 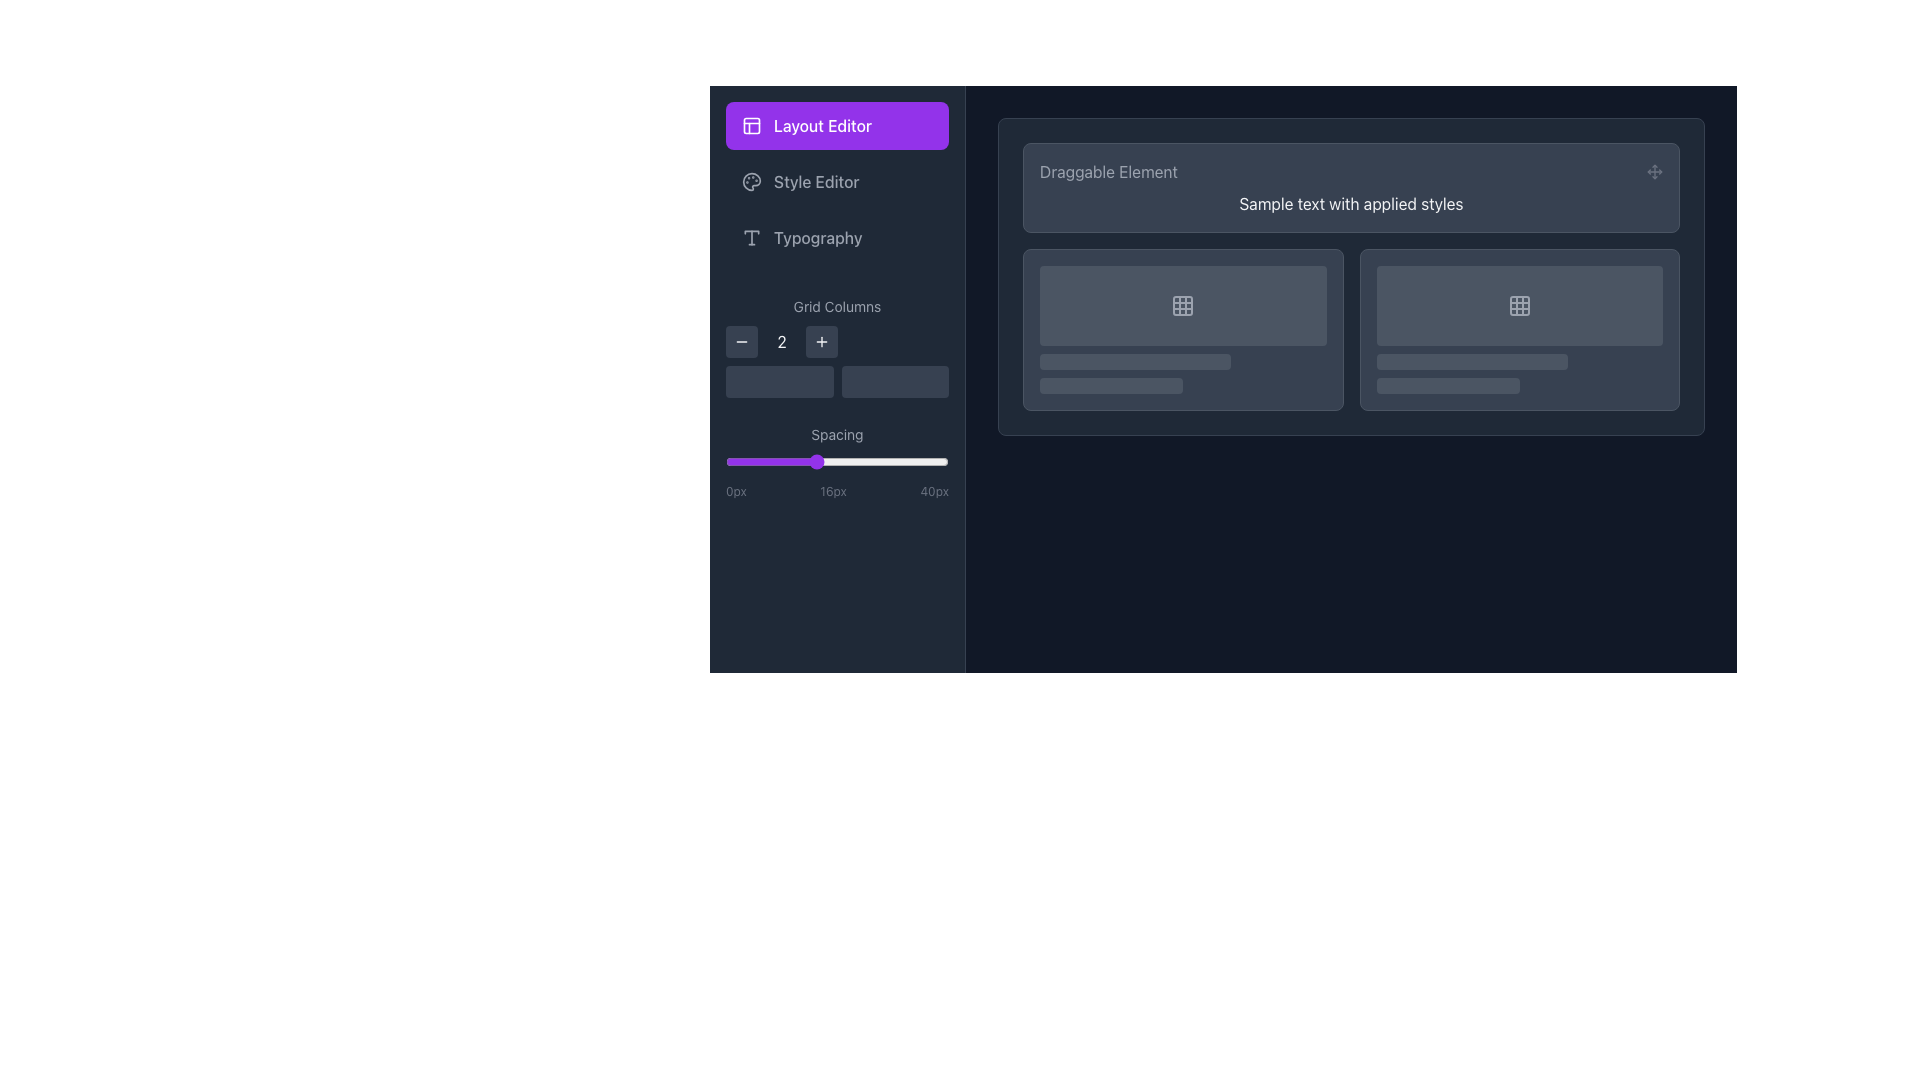 I want to click on the text label or button representing the 'Style Editor' functionality located in the left-hand sidebar, positioned beneath 'Layout Editor' and above 'Typography', so click(x=816, y=181).